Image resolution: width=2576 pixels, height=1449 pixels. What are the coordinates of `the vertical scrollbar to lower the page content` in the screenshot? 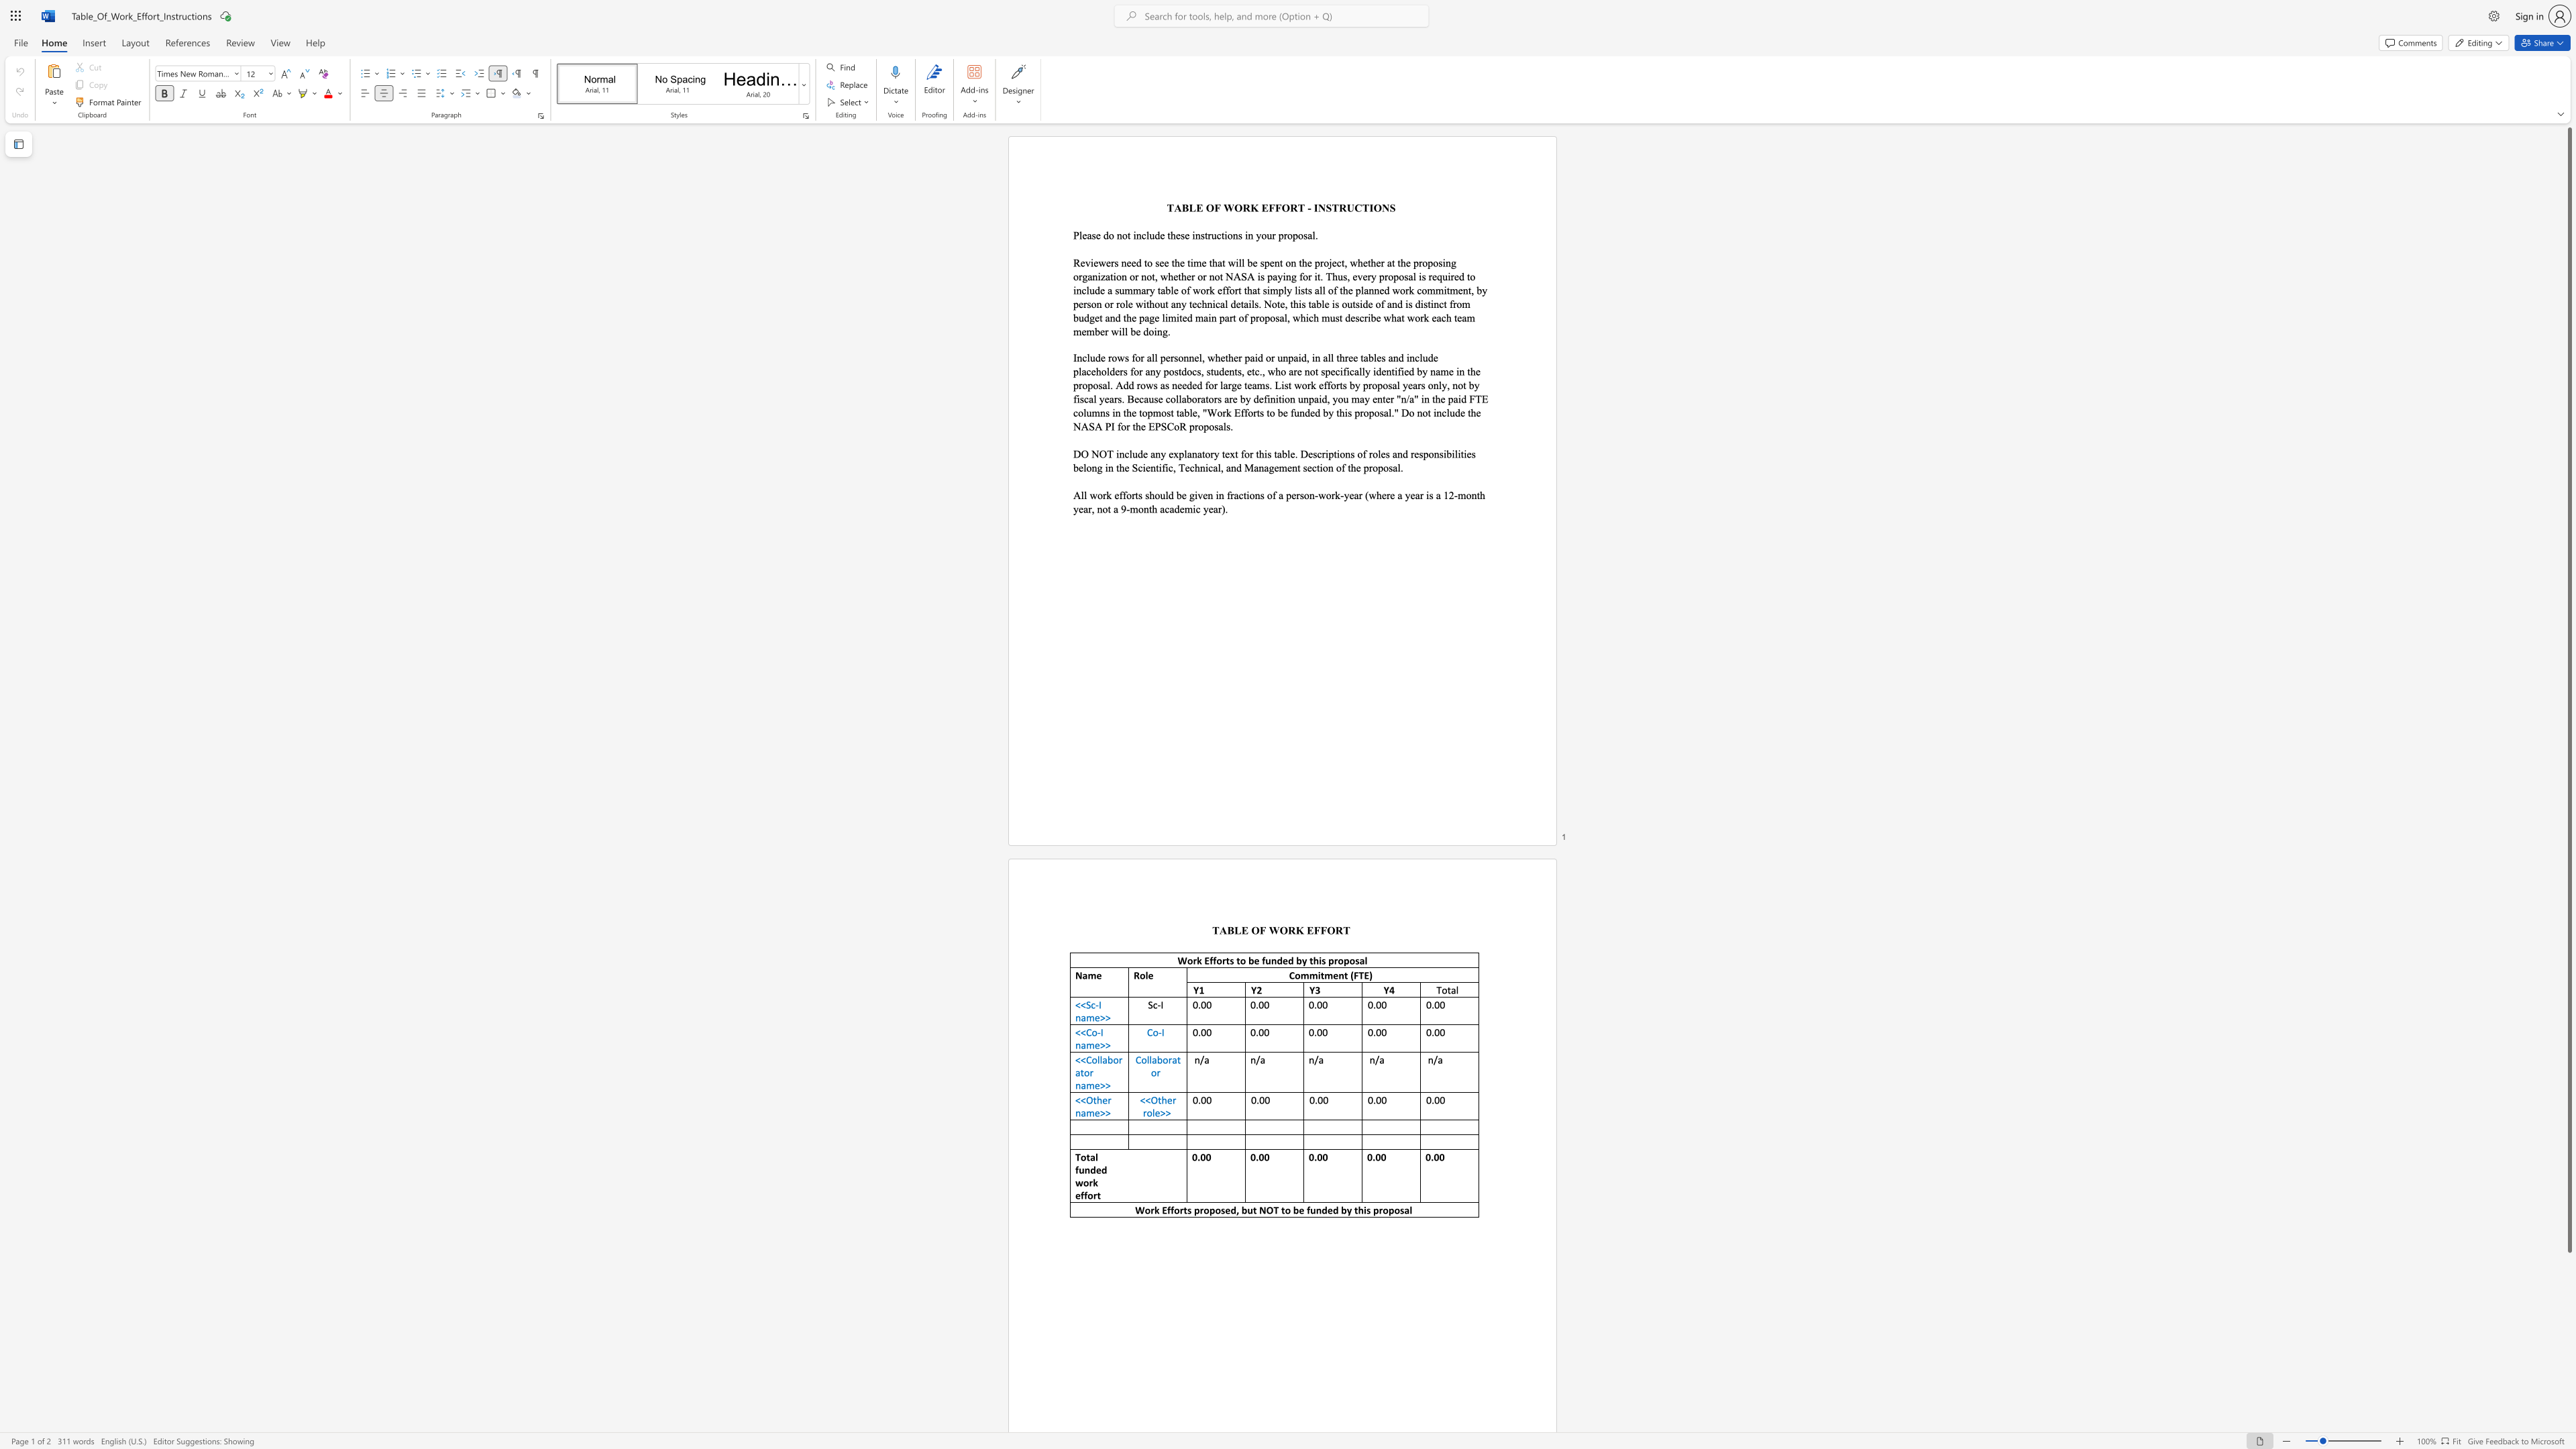 It's located at (2568, 1307).